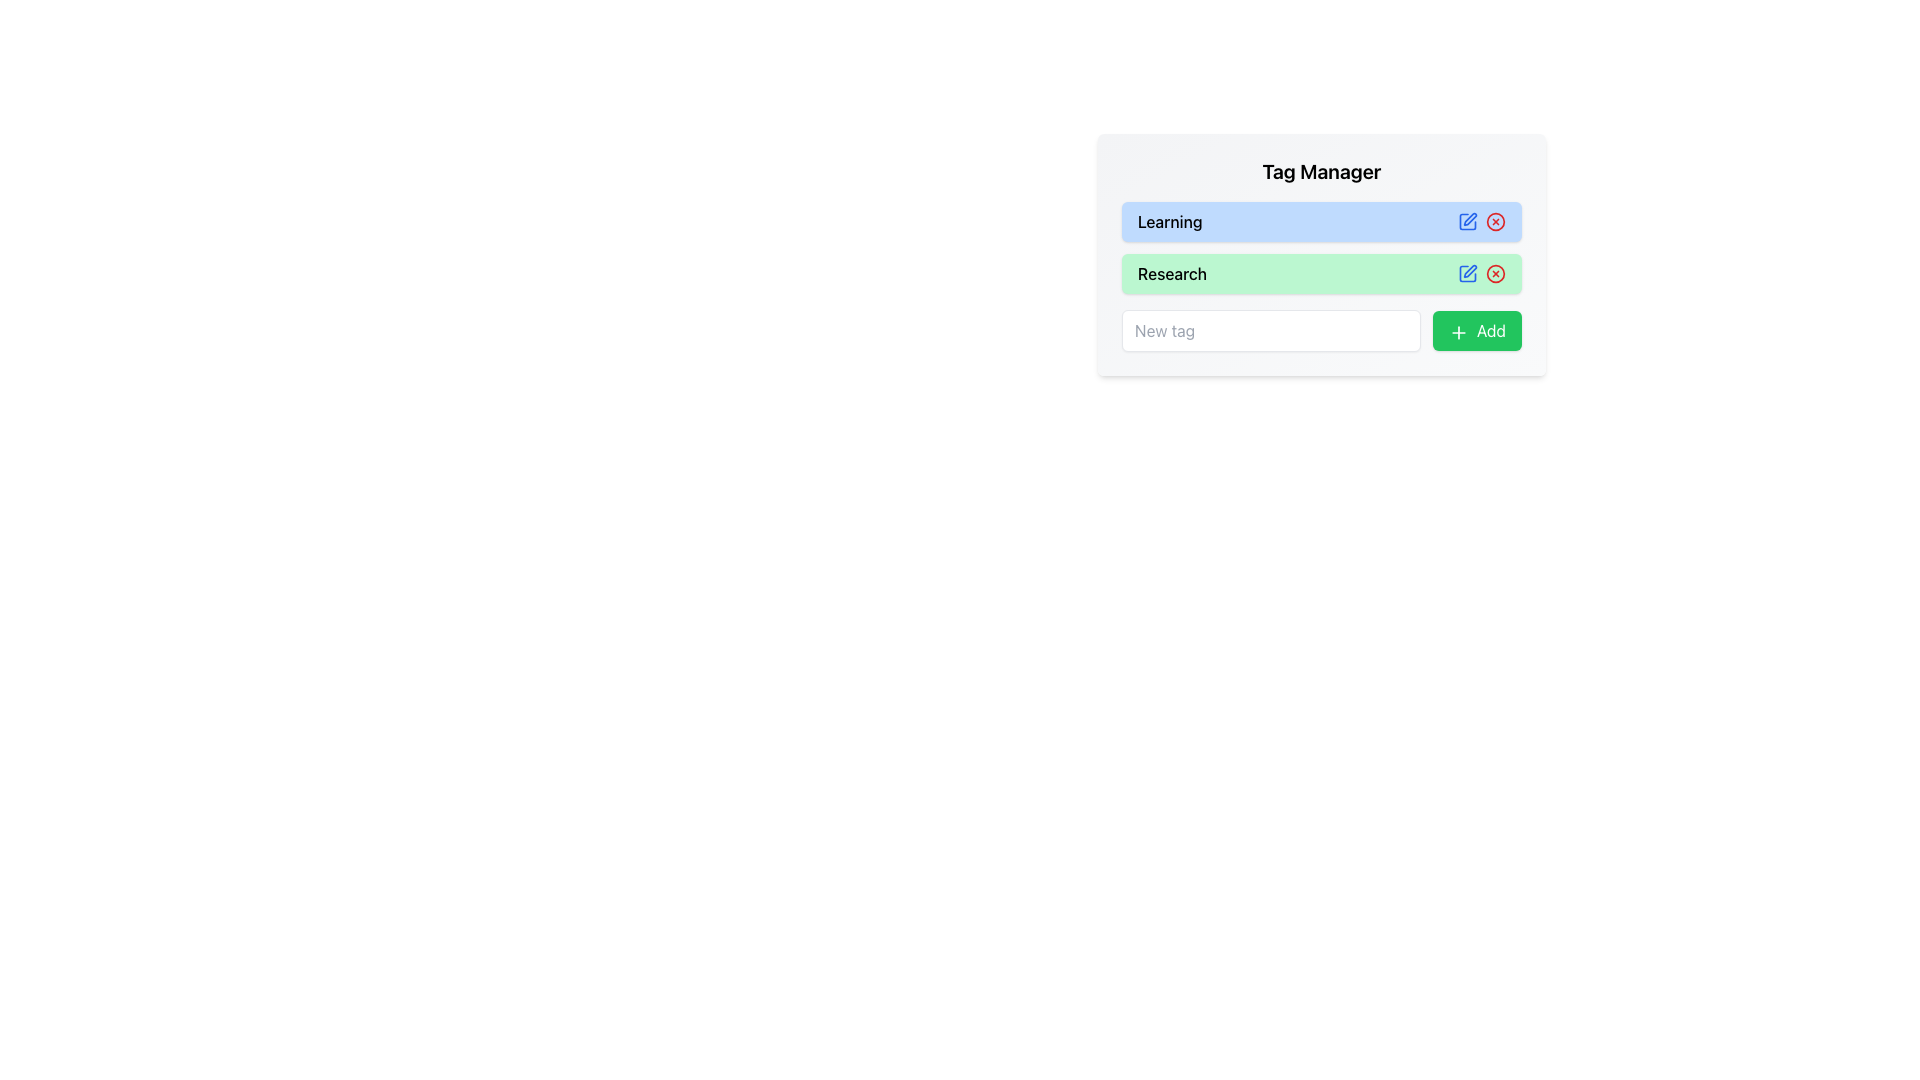 The image size is (1920, 1080). Describe the element at coordinates (1469, 219) in the screenshot. I see `the small graphic icon resembling a pen or pencil located next to the 'Learning' label` at that location.